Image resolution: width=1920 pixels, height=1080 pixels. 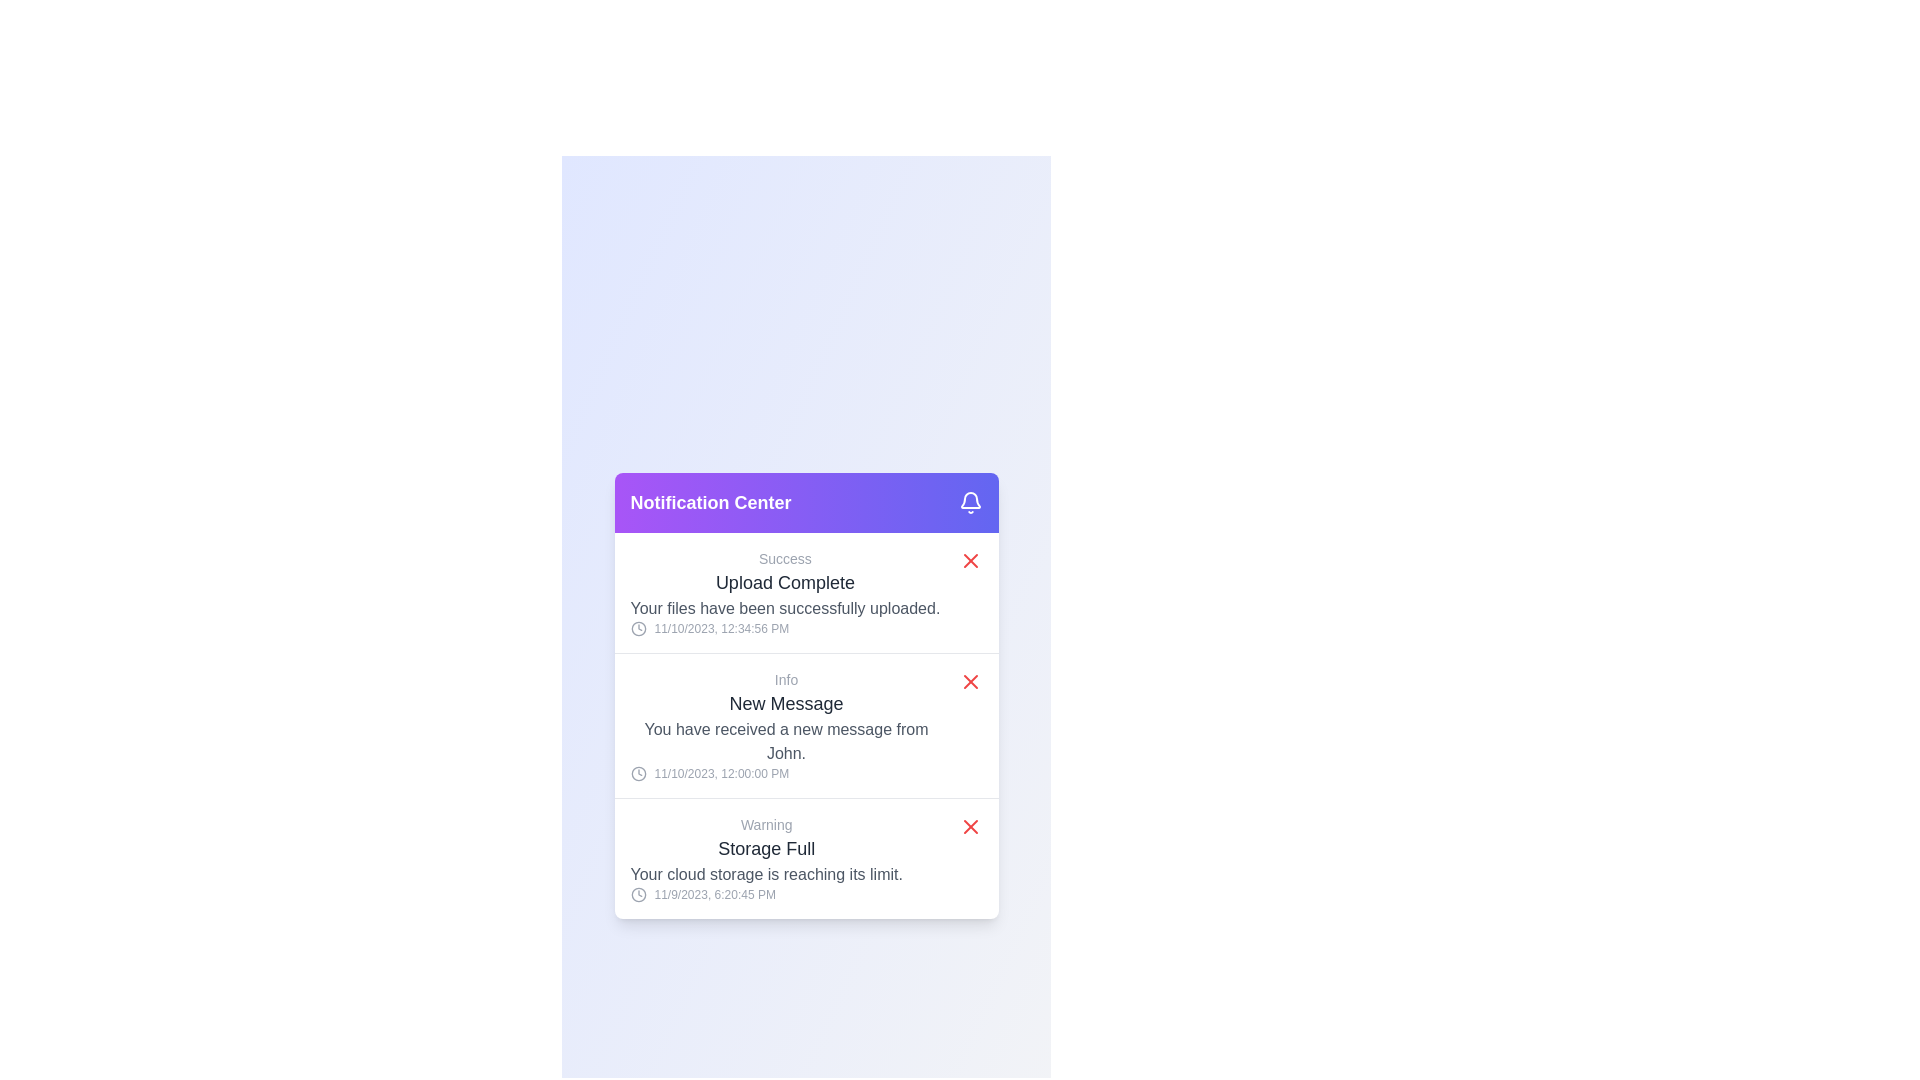 I want to click on information from the text label that indicates the user's cloud storage is full, which is the second line in the 'Warning' notification card, so click(x=765, y=848).